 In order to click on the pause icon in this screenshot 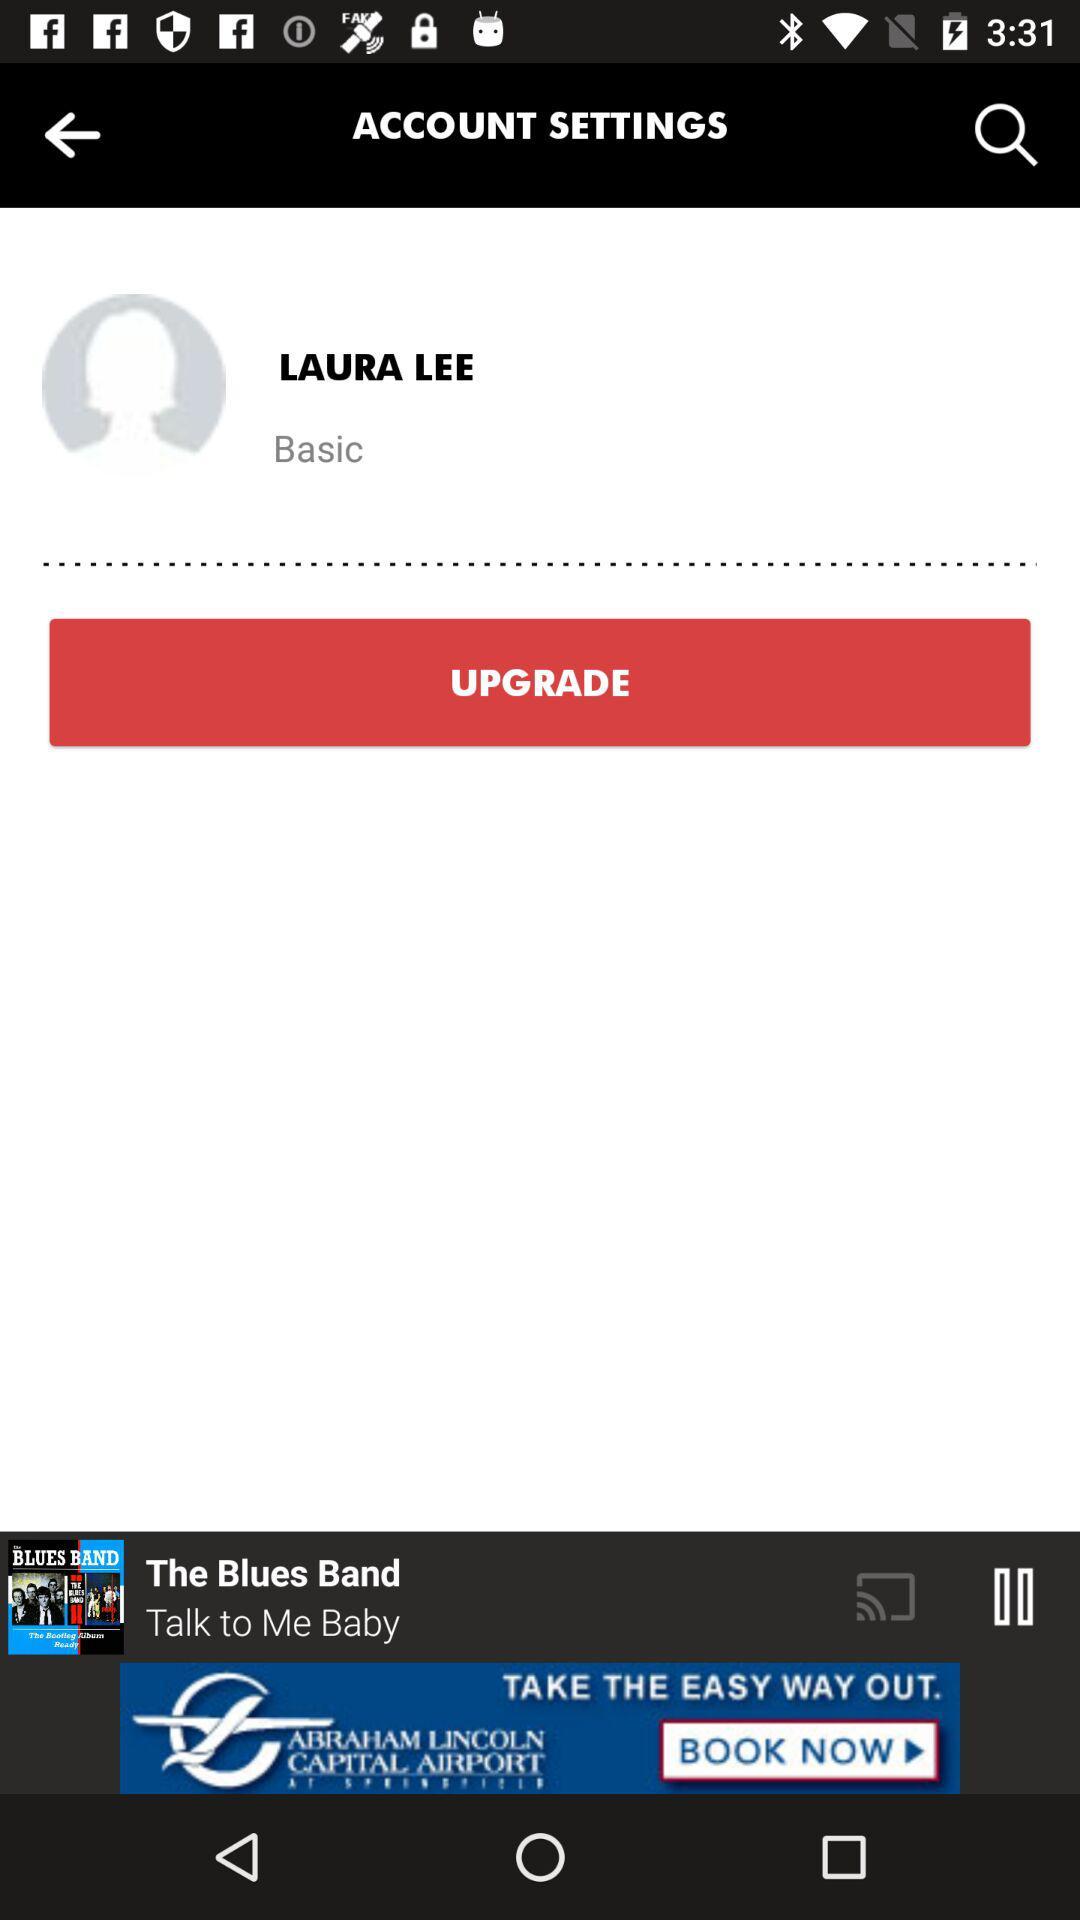, I will do `click(1014, 1596)`.